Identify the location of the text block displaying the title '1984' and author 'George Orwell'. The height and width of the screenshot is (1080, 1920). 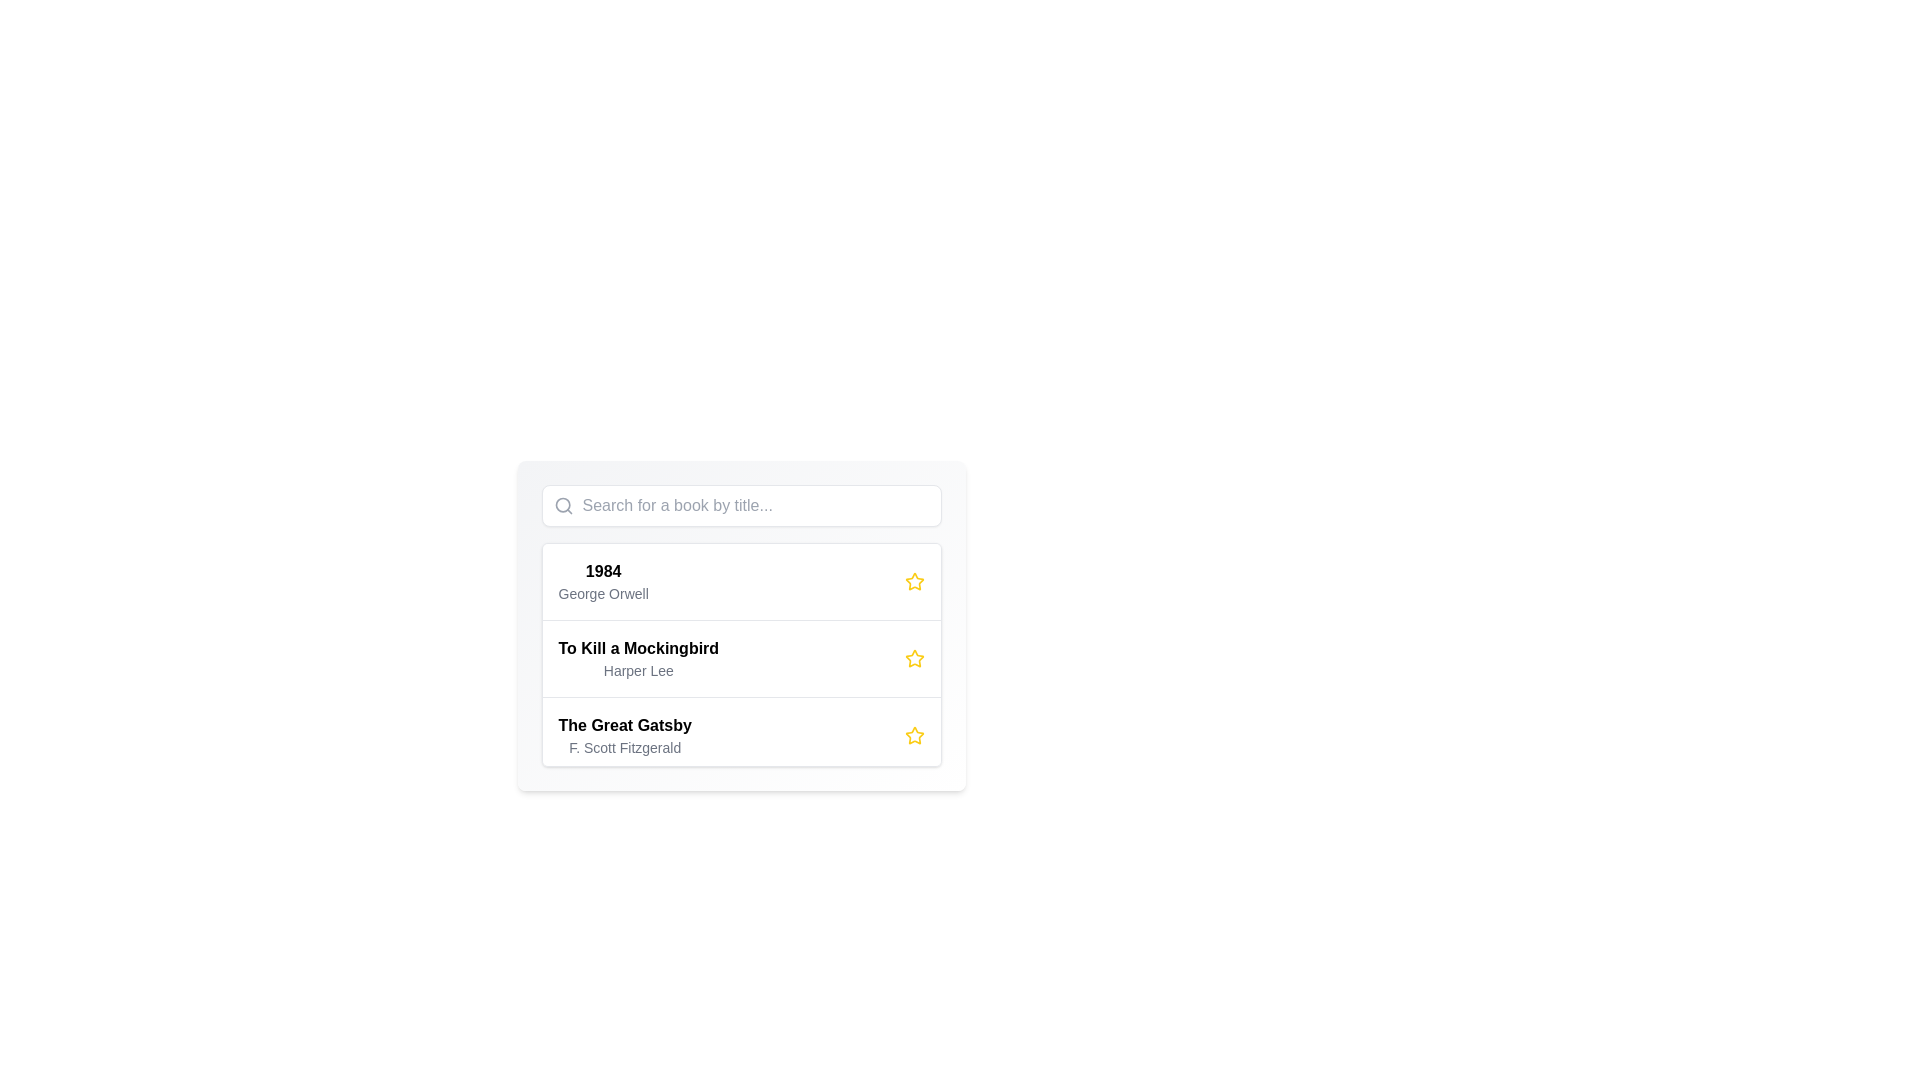
(602, 582).